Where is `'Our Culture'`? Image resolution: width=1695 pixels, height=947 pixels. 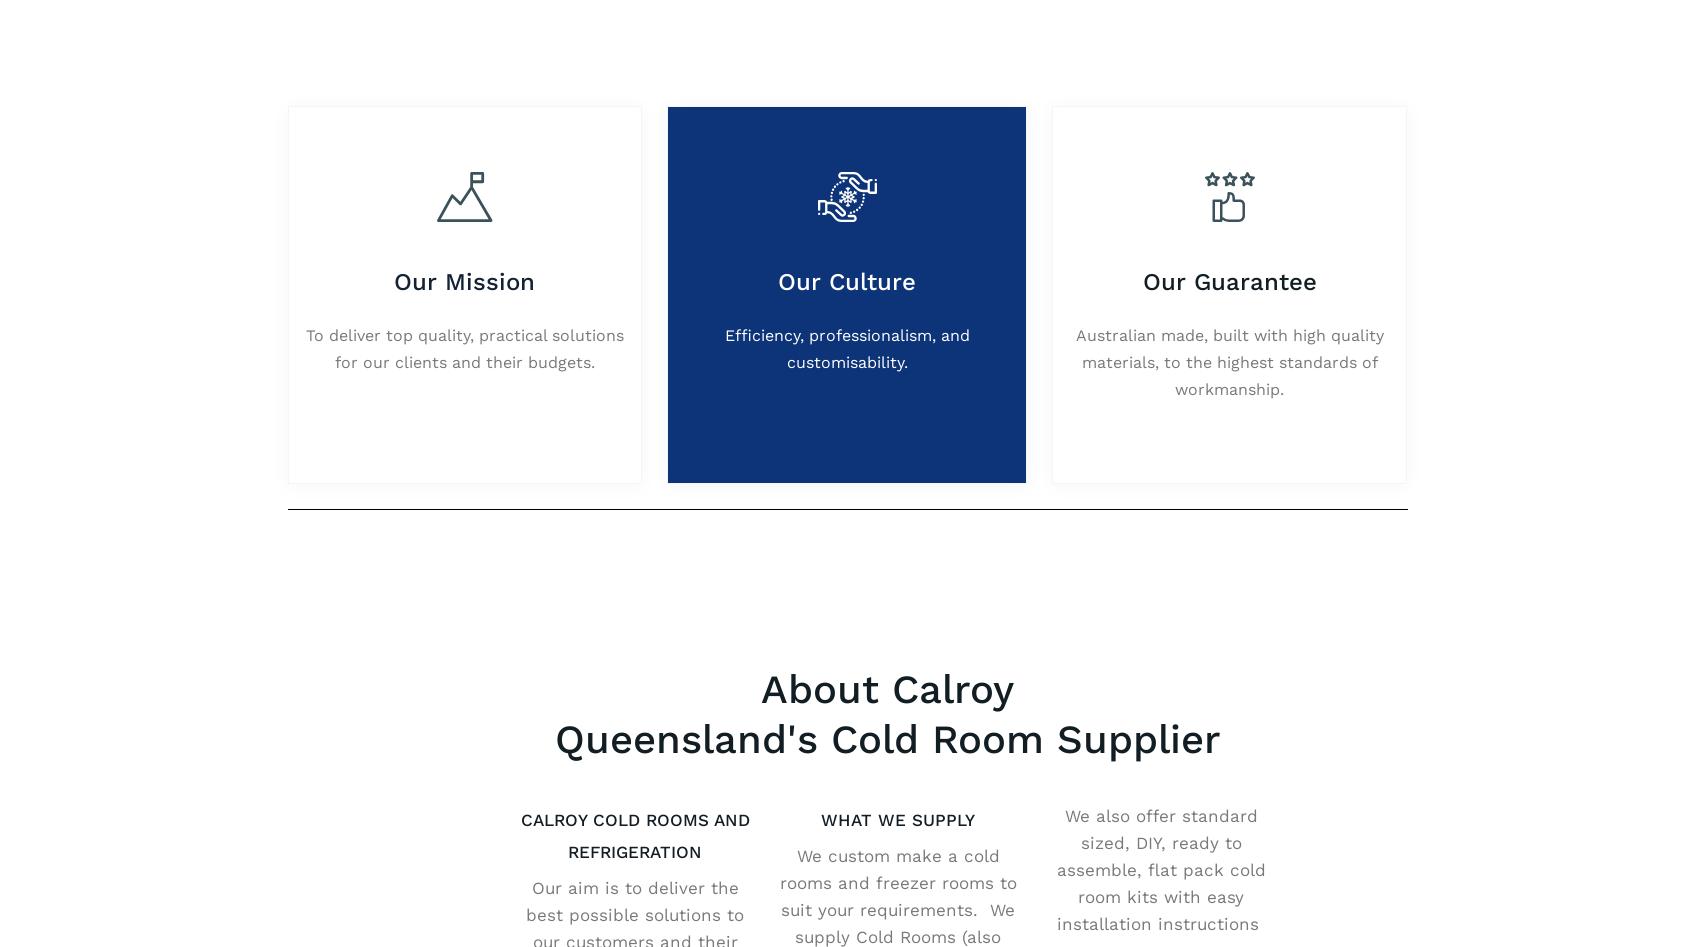
'Our Culture' is located at coordinates (846, 280).